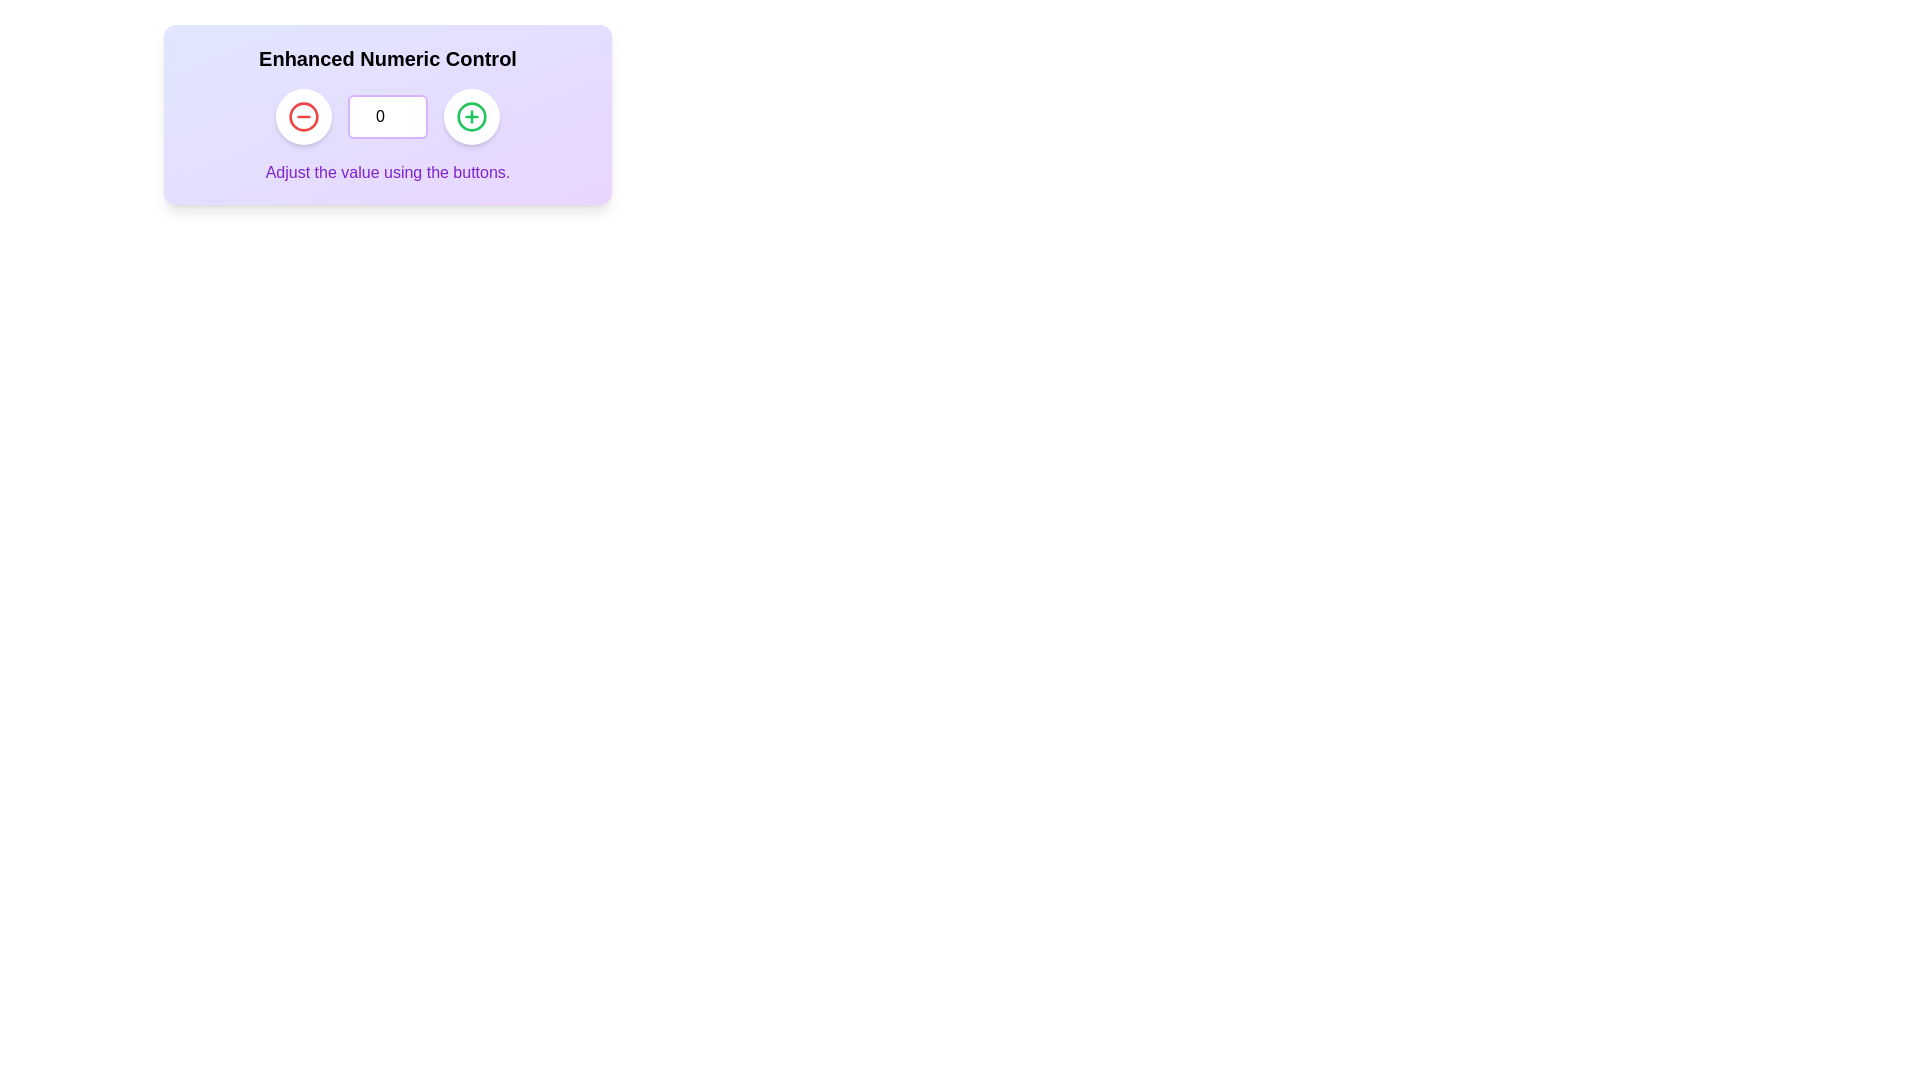 This screenshot has height=1080, width=1920. What do you see at coordinates (388, 172) in the screenshot?
I see `the static text label that provides instructions for interacting with the numeric adjustment buttons above it` at bounding box center [388, 172].